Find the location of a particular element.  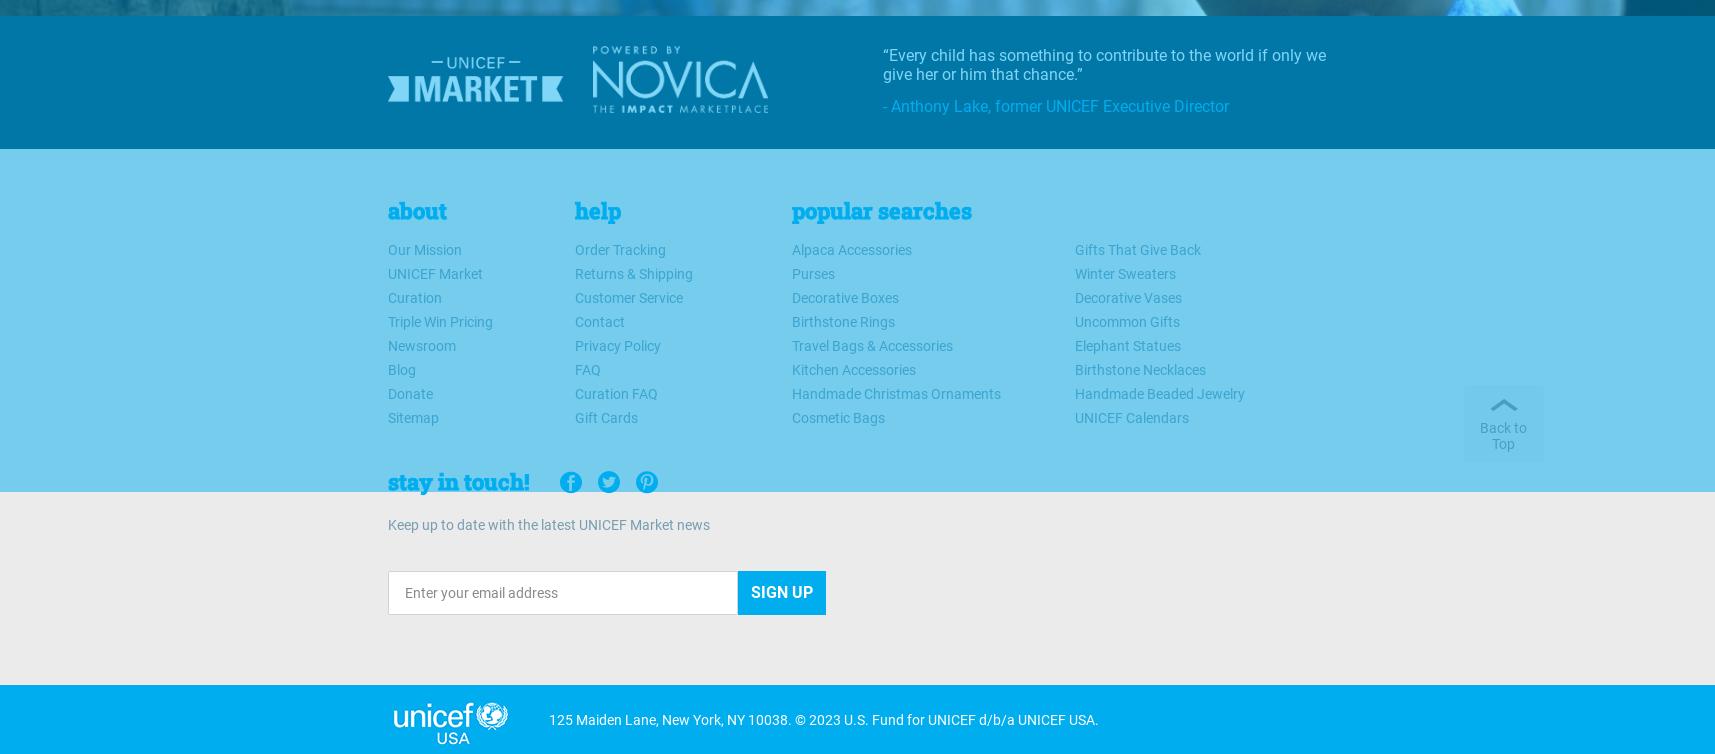

'About' is located at coordinates (416, 208).